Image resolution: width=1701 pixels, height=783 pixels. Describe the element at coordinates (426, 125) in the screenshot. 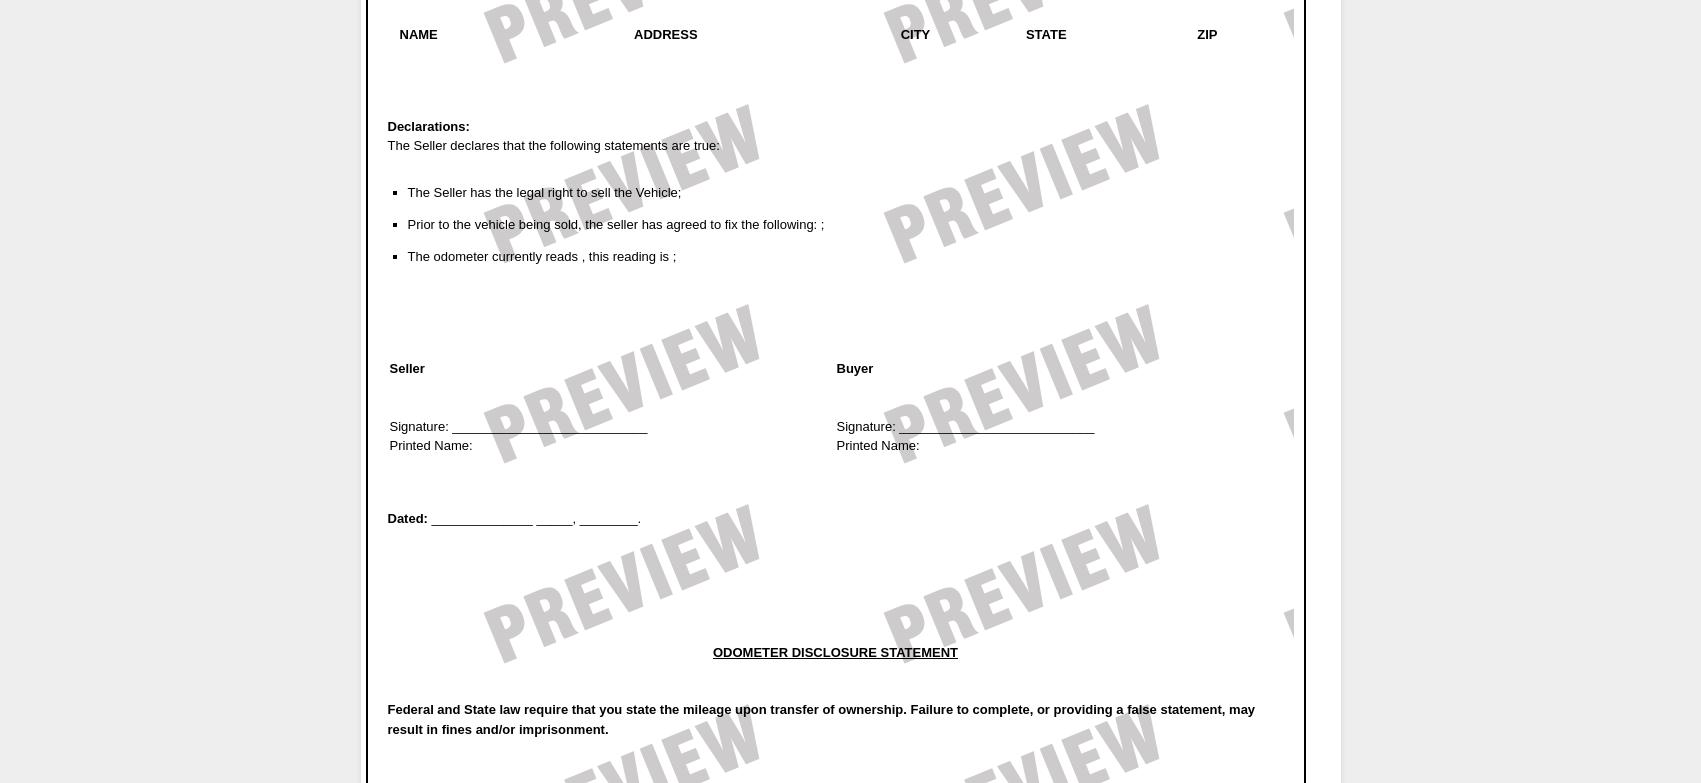

I see `'Declarations:'` at that location.